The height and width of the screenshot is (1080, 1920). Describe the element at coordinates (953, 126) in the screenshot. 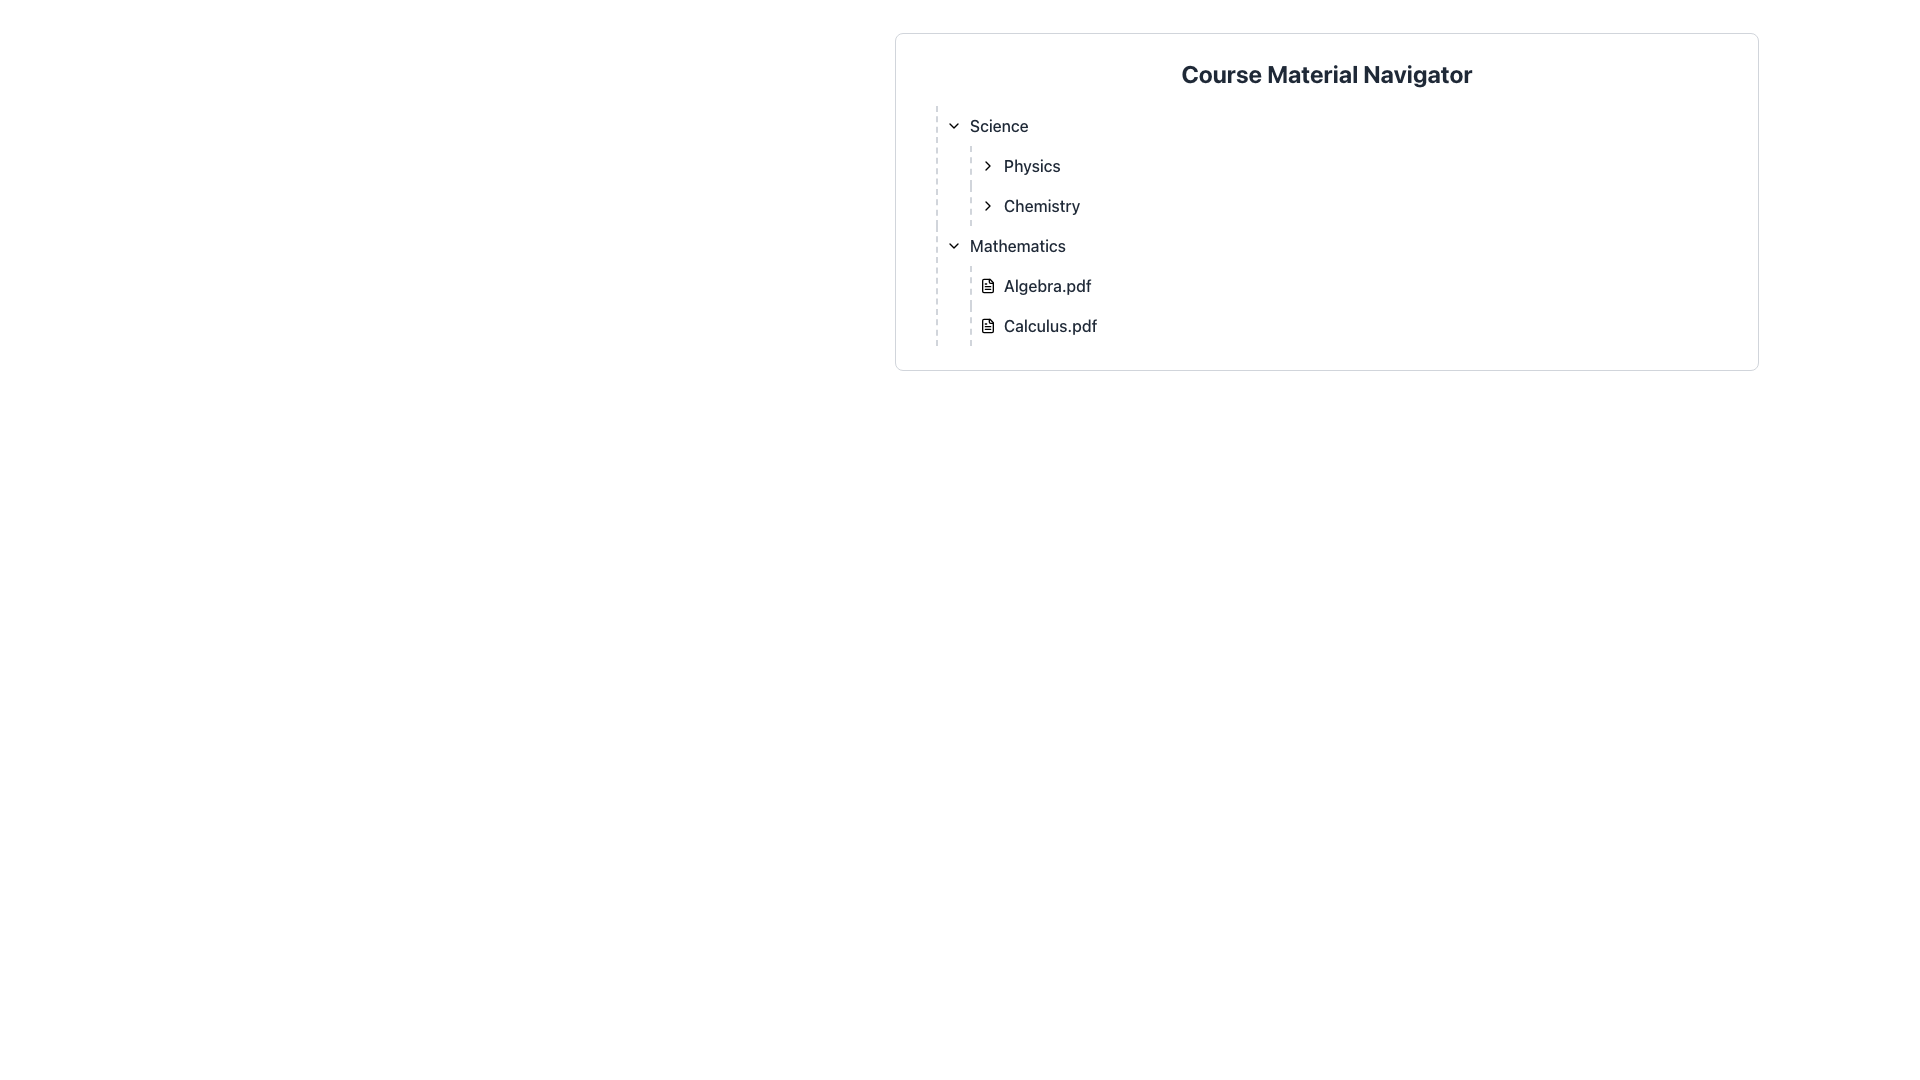

I see `the downward-pointing chevron icon that is positioned to the left of the word 'Science'` at that location.